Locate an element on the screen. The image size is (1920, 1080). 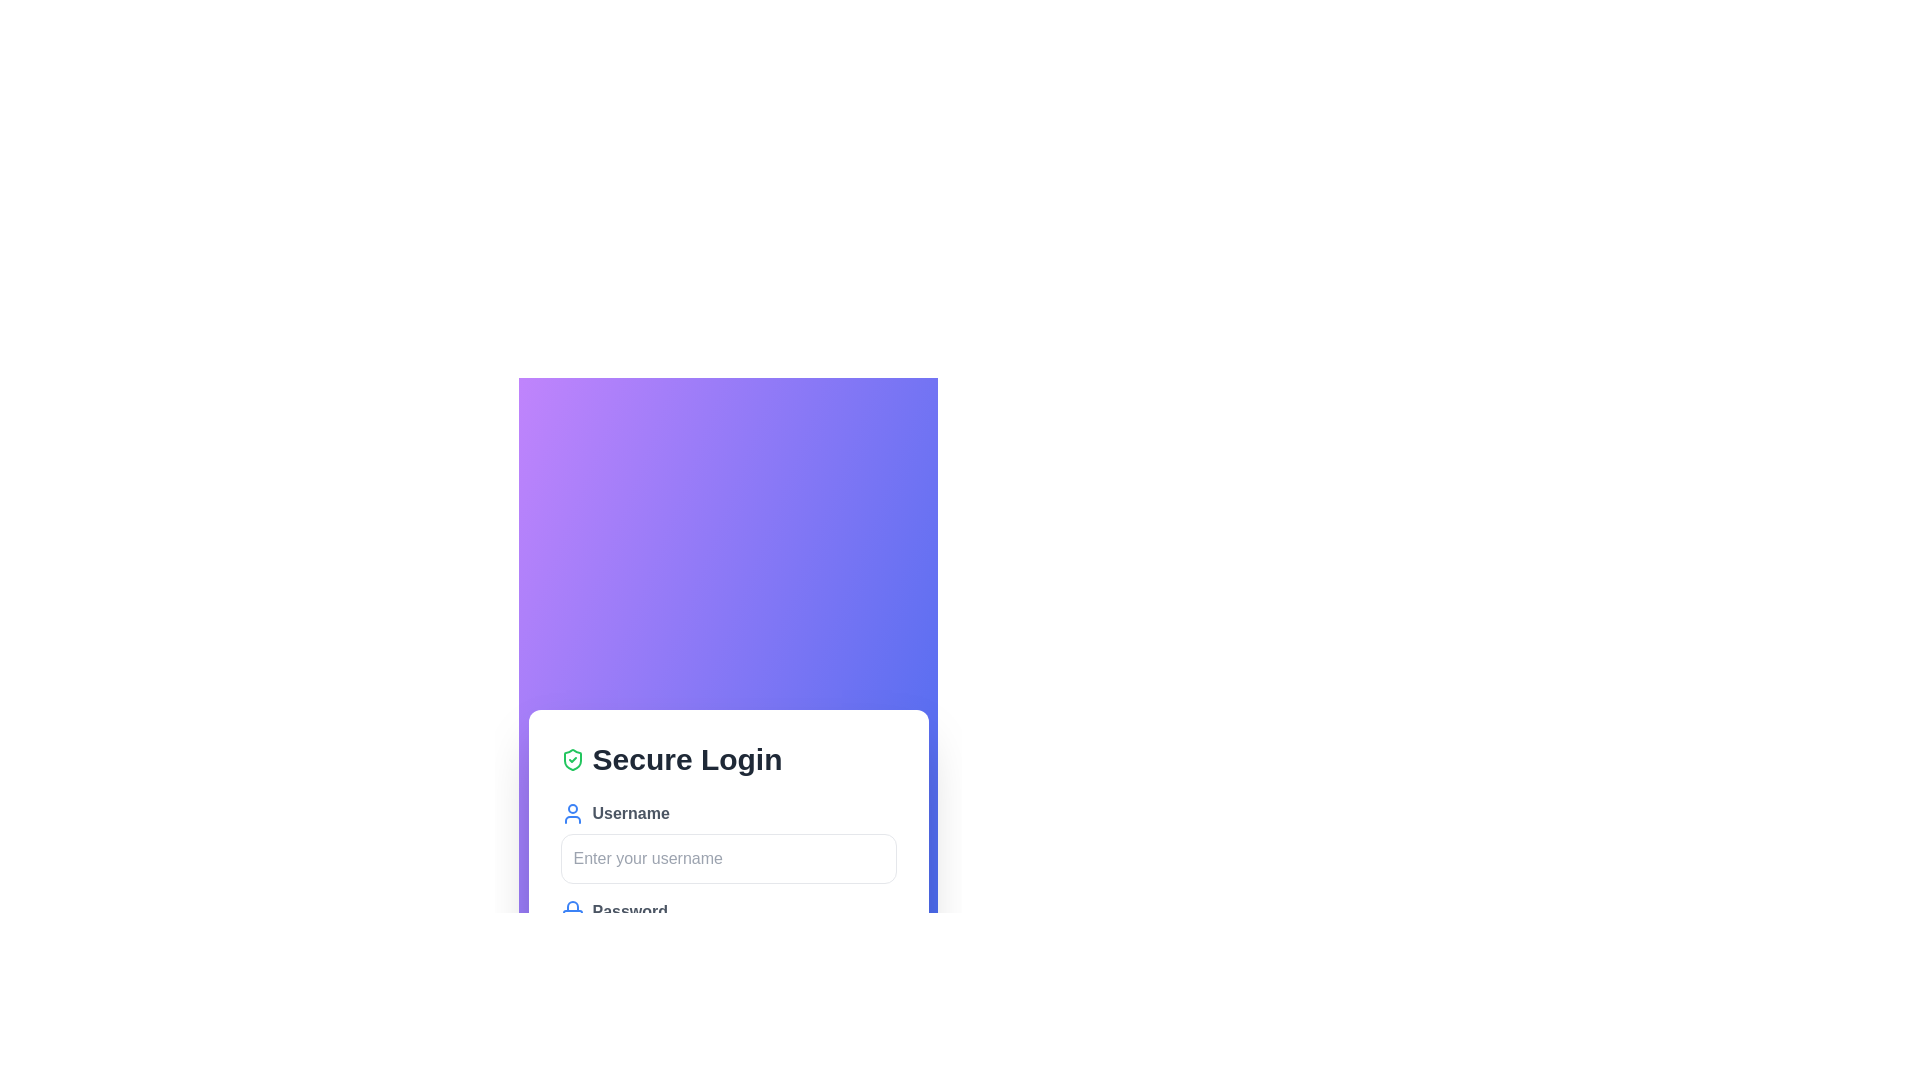
the 'Username' text label, which is styled with a bold font in gray and positioned next to a blue user icon, above the username input box is located at coordinates (630, 813).